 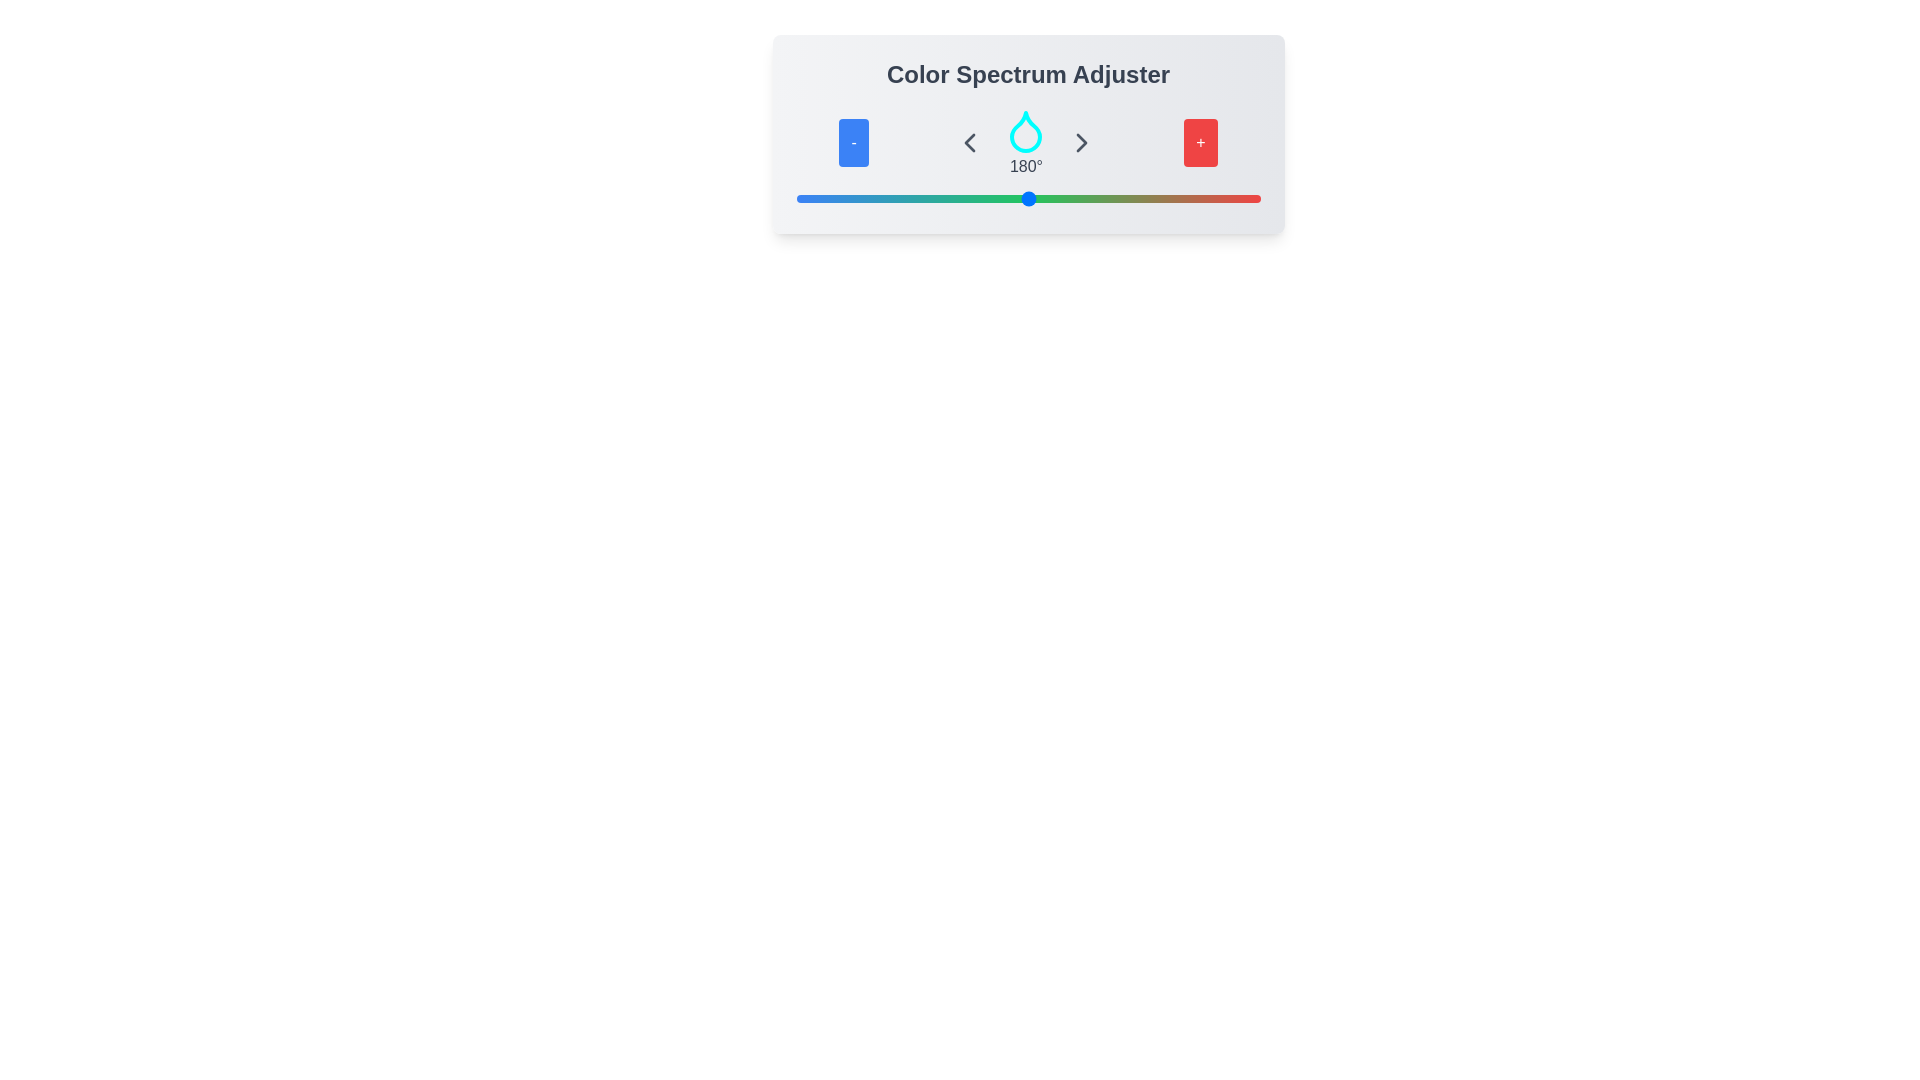 What do you see at coordinates (1210, 199) in the screenshot?
I see `the slider to set the color value to 322` at bounding box center [1210, 199].